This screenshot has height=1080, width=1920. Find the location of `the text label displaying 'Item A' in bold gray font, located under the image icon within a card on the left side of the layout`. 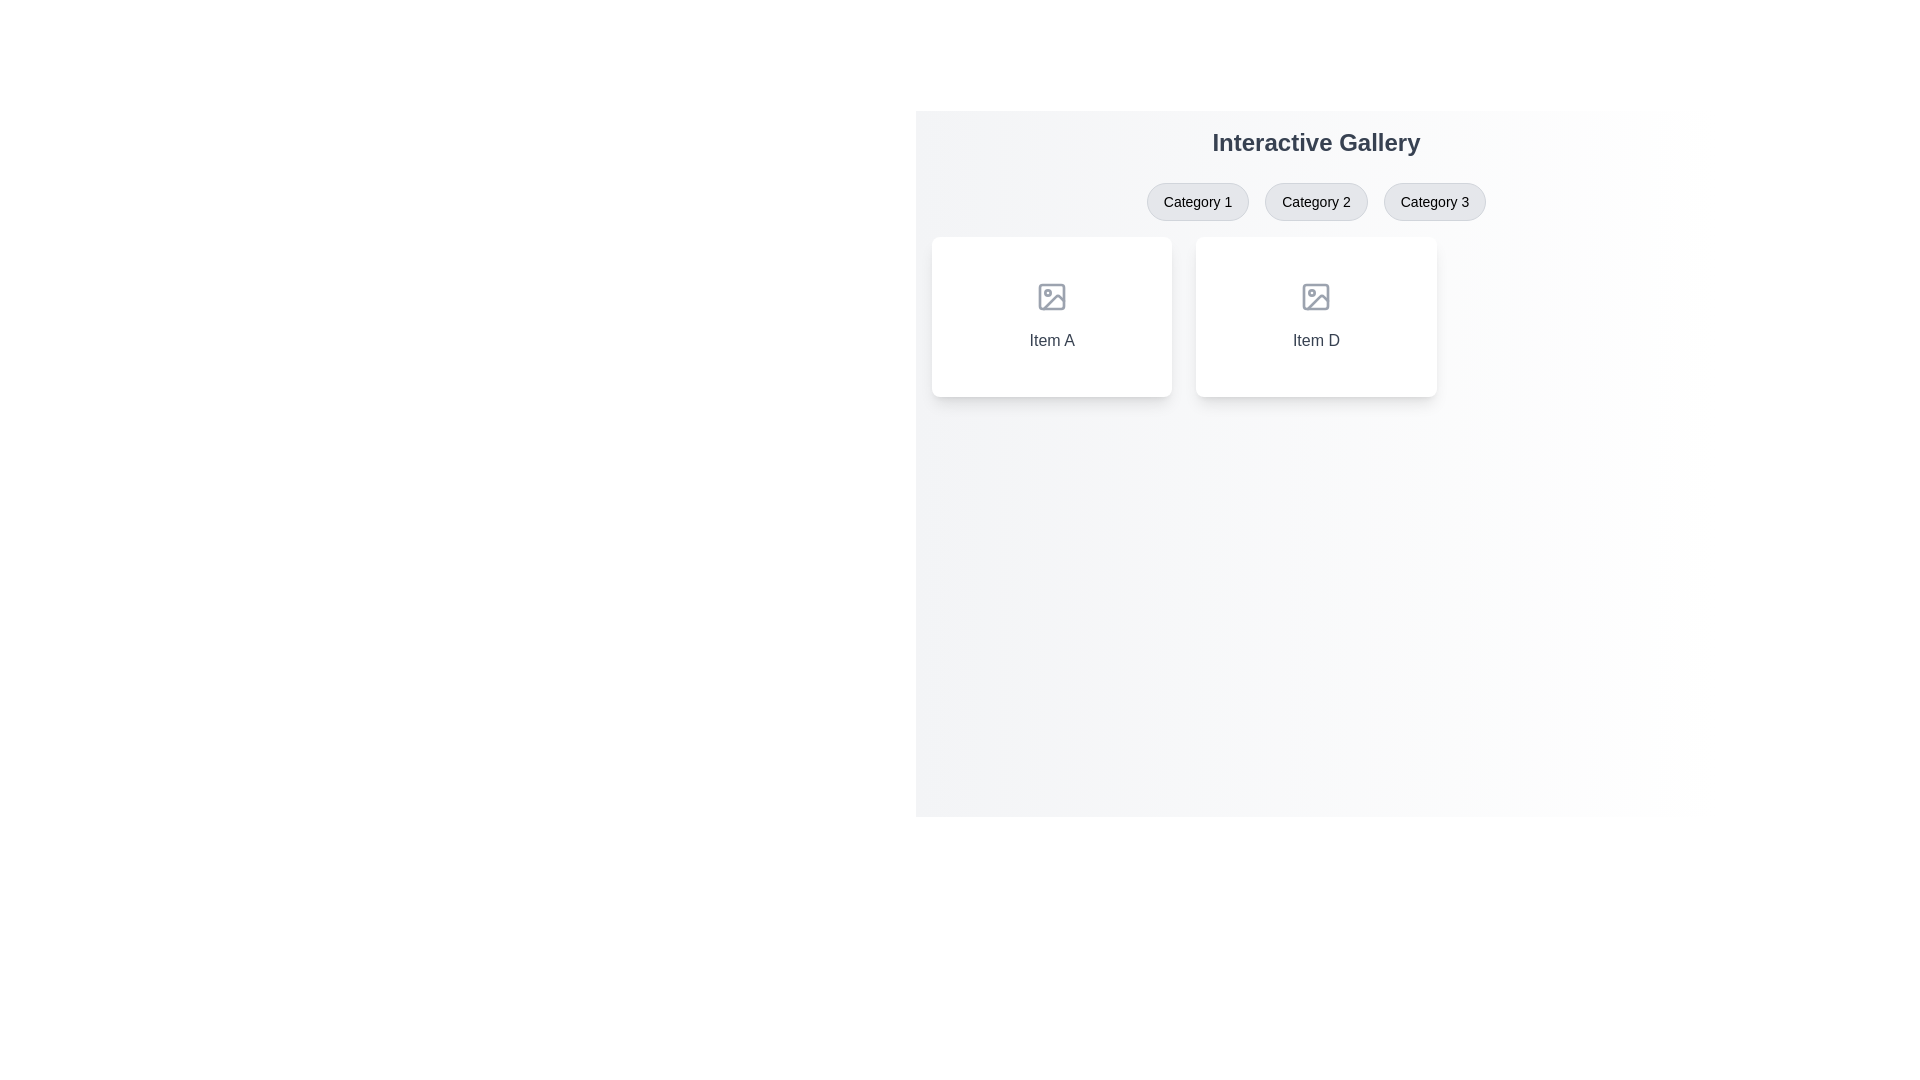

the text label displaying 'Item A' in bold gray font, located under the image icon within a card on the left side of the layout is located at coordinates (1051, 339).